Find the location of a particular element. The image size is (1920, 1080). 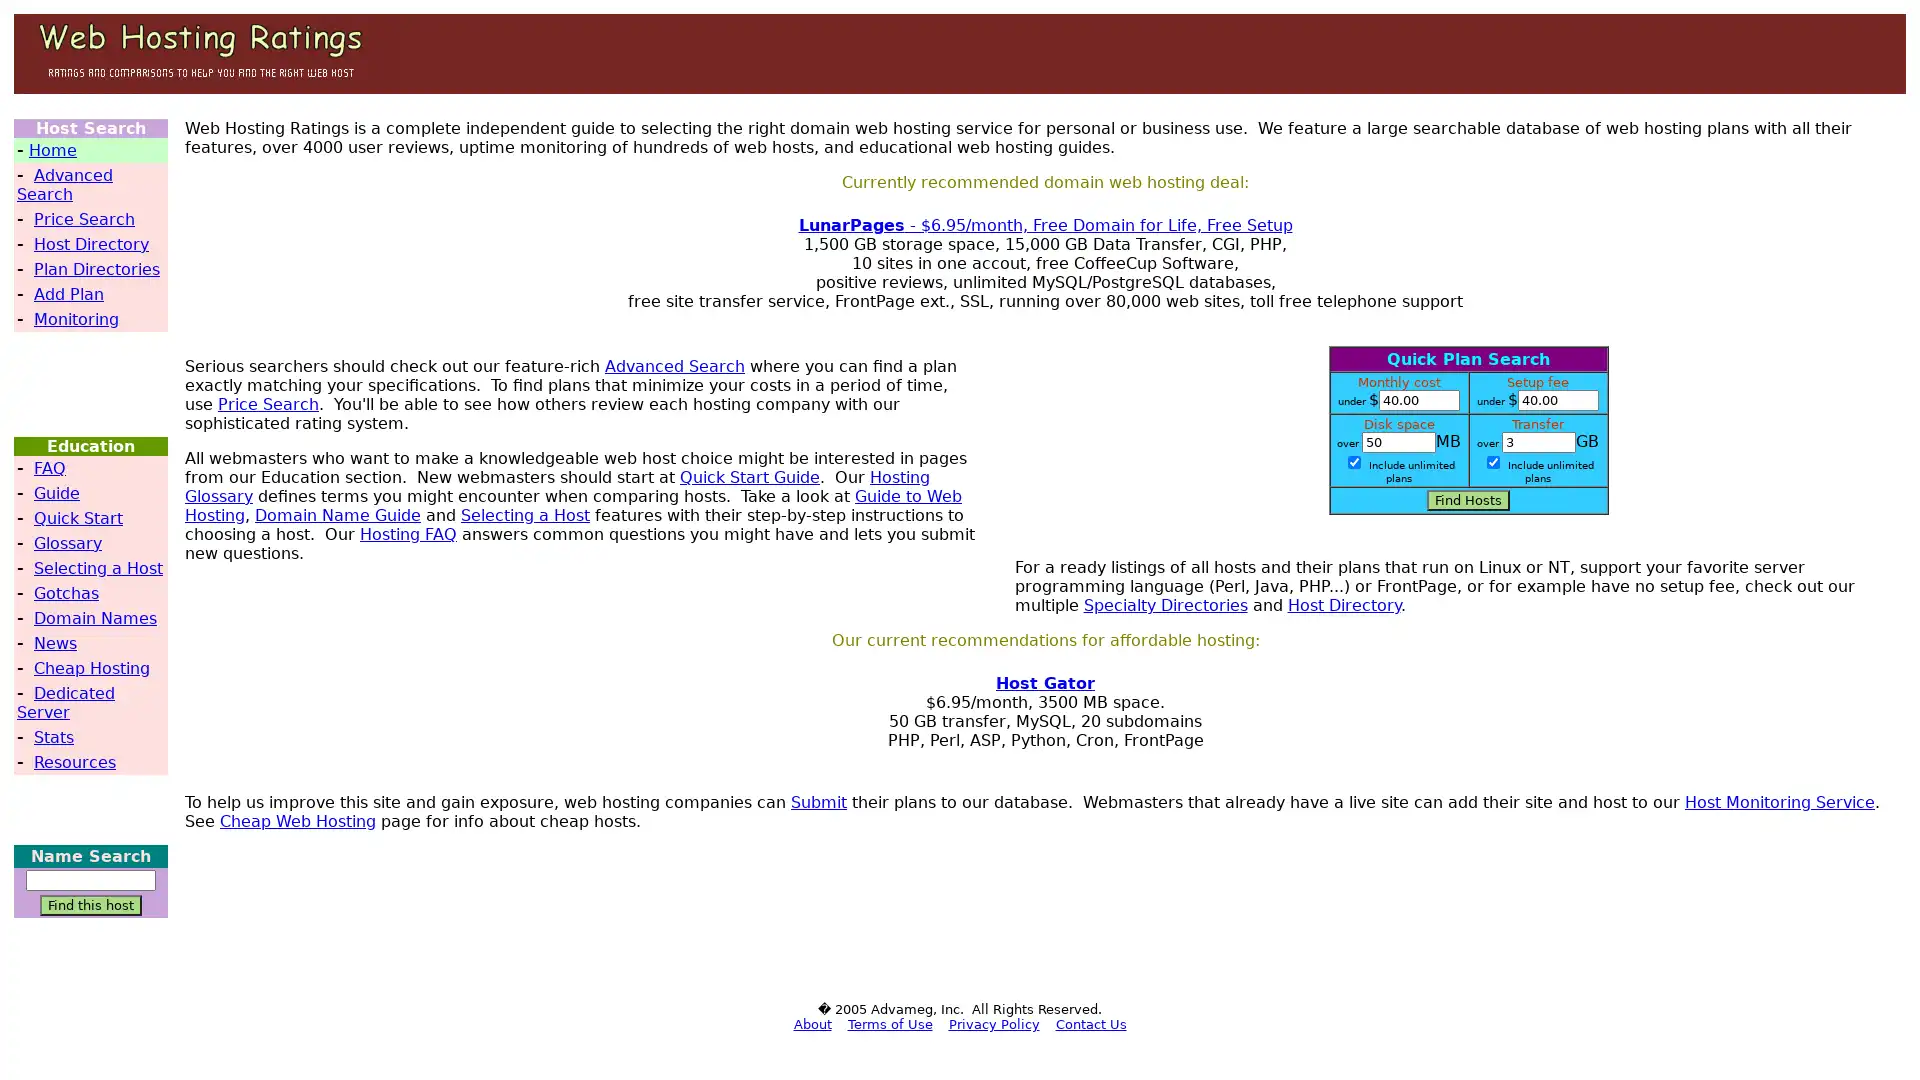

Find this host is located at coordinates (90, 905).